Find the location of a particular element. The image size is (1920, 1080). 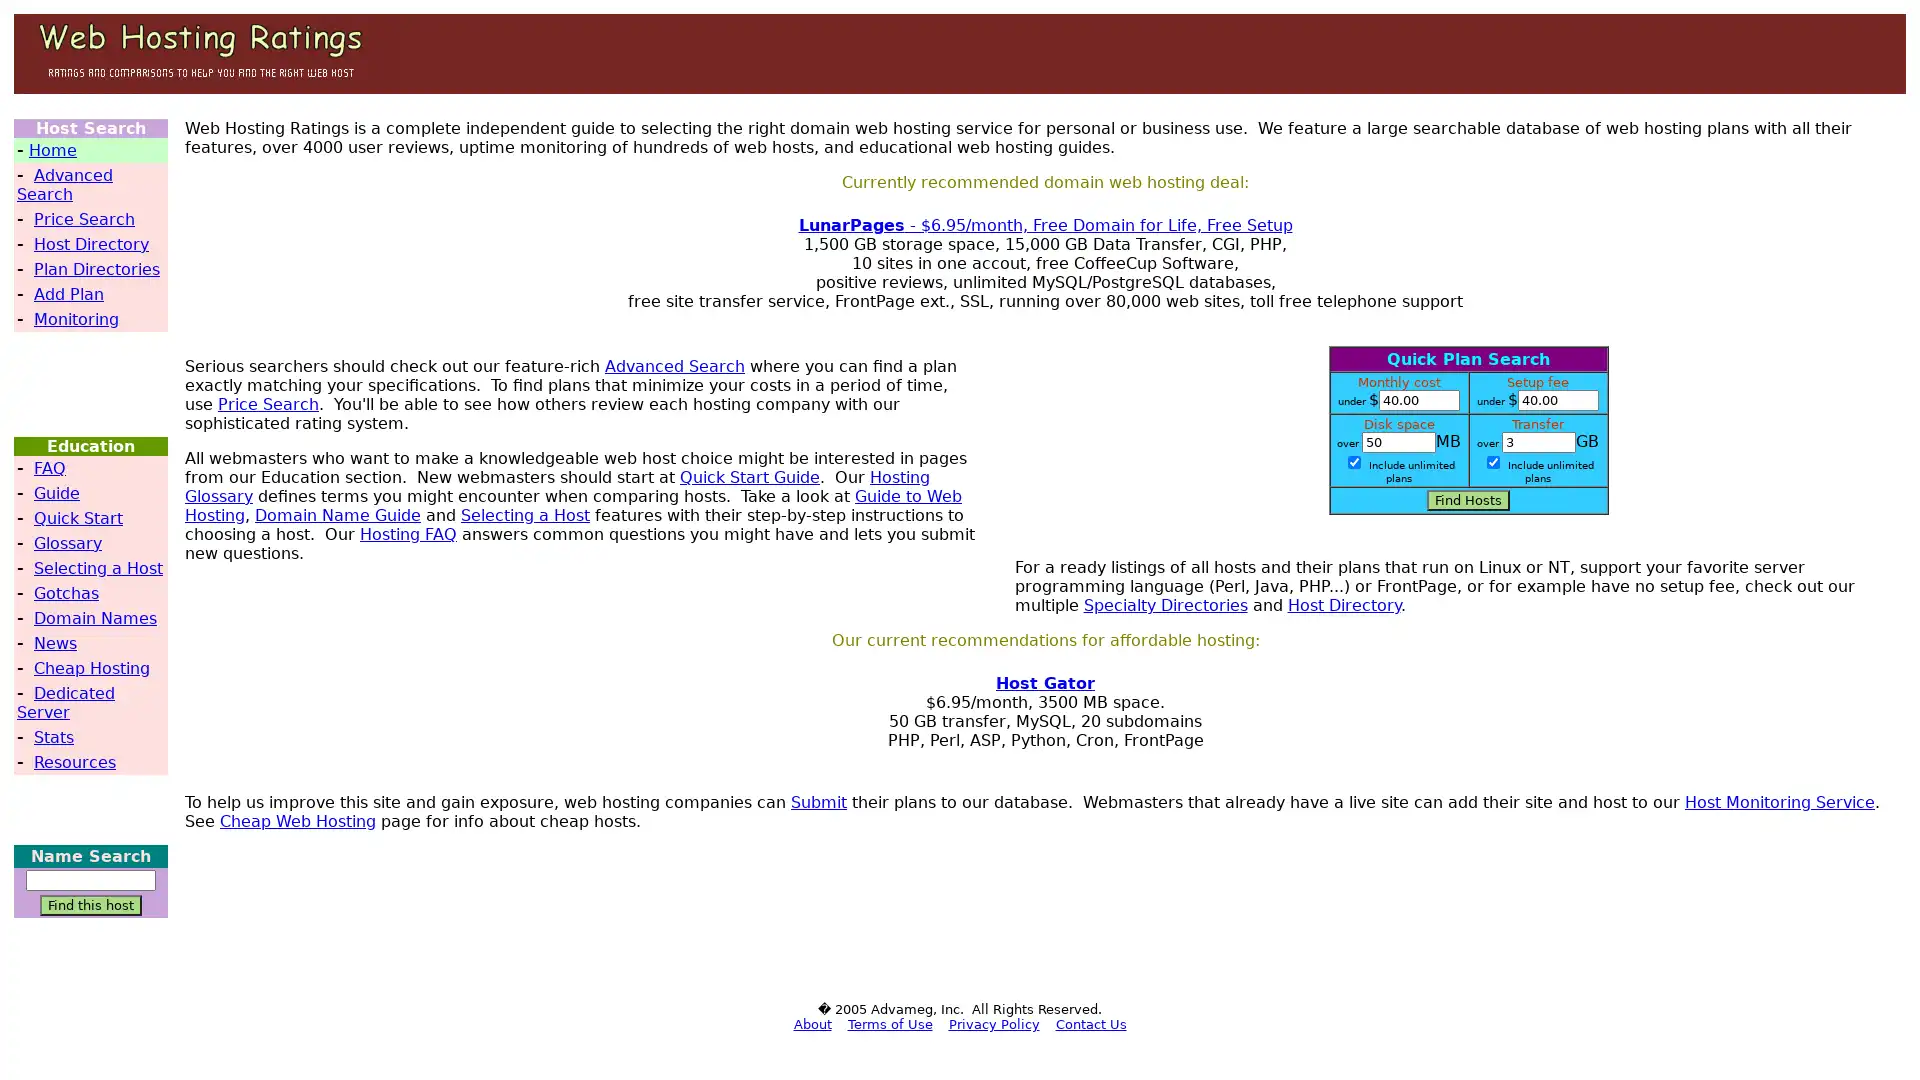

Find this host is located at coordinates (90, 905).